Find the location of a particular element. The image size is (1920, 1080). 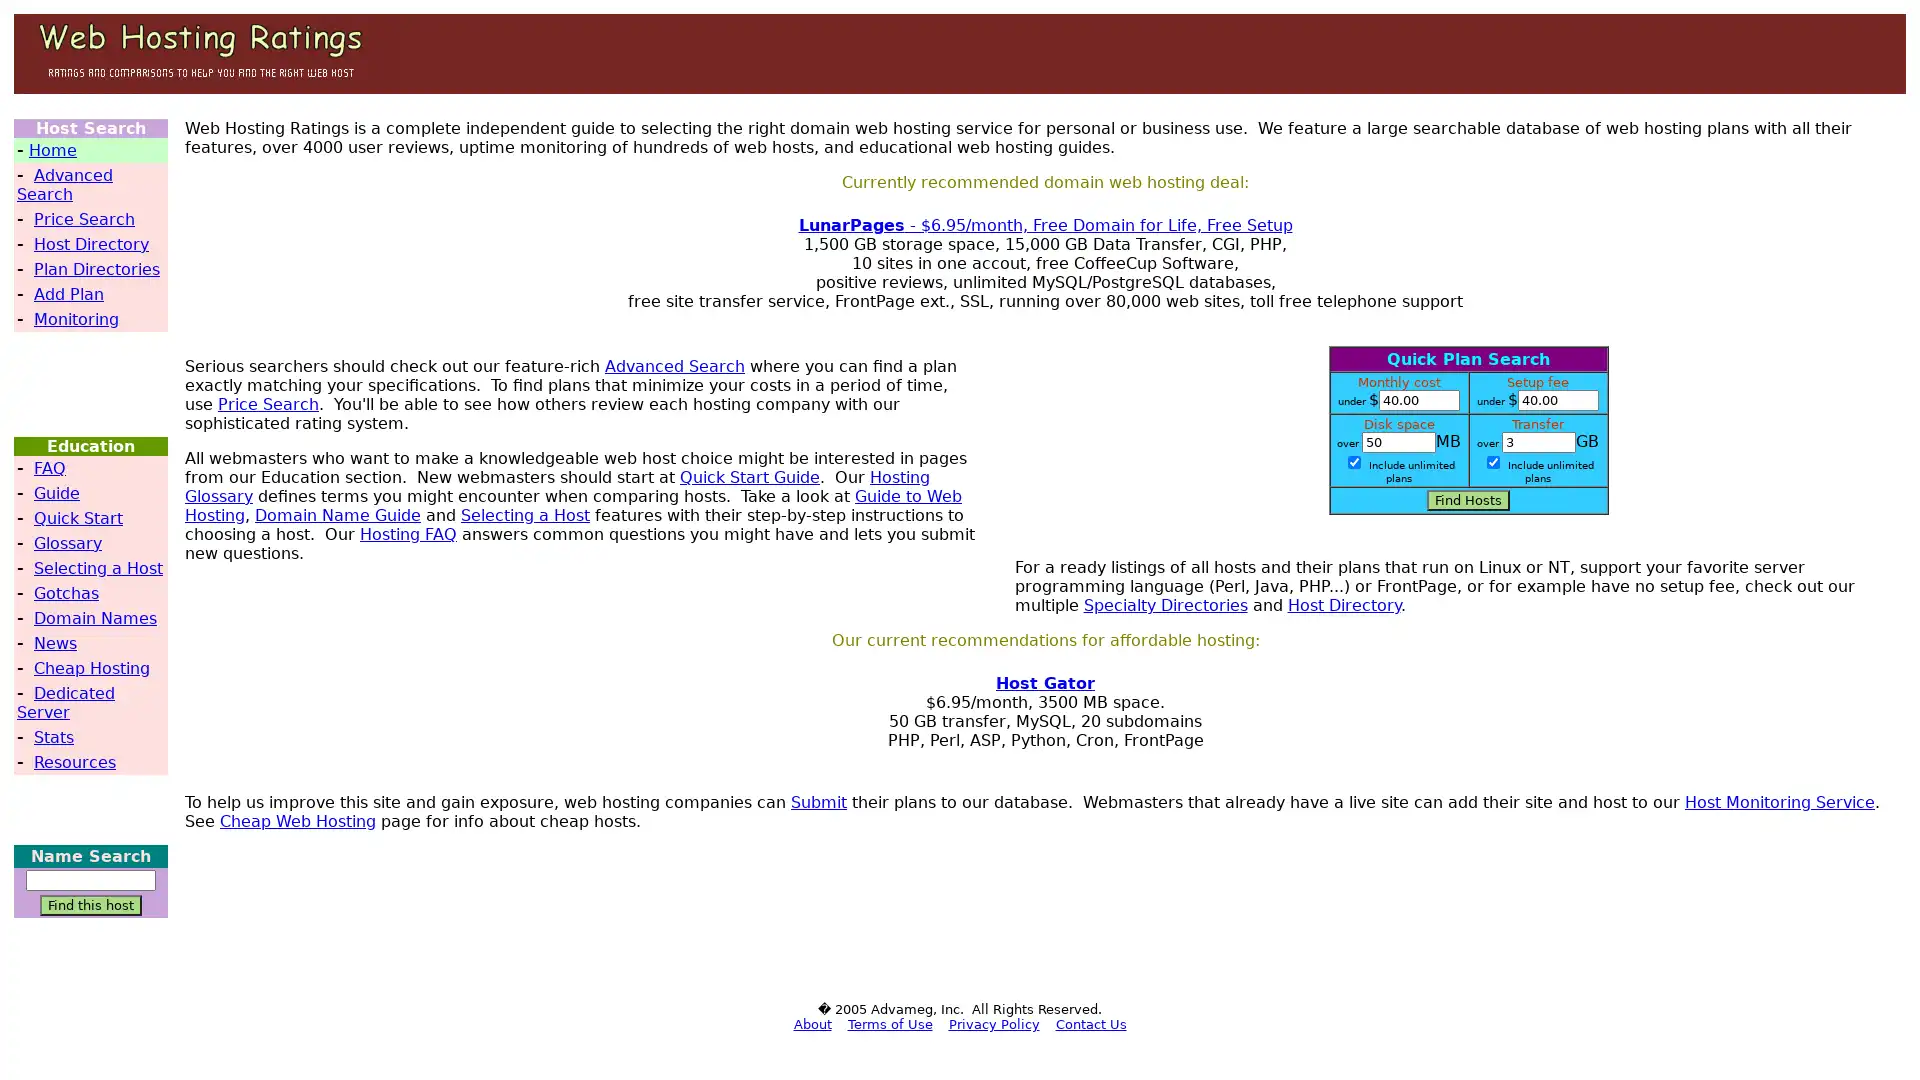

Find this host is located at coordinates (90, 905).